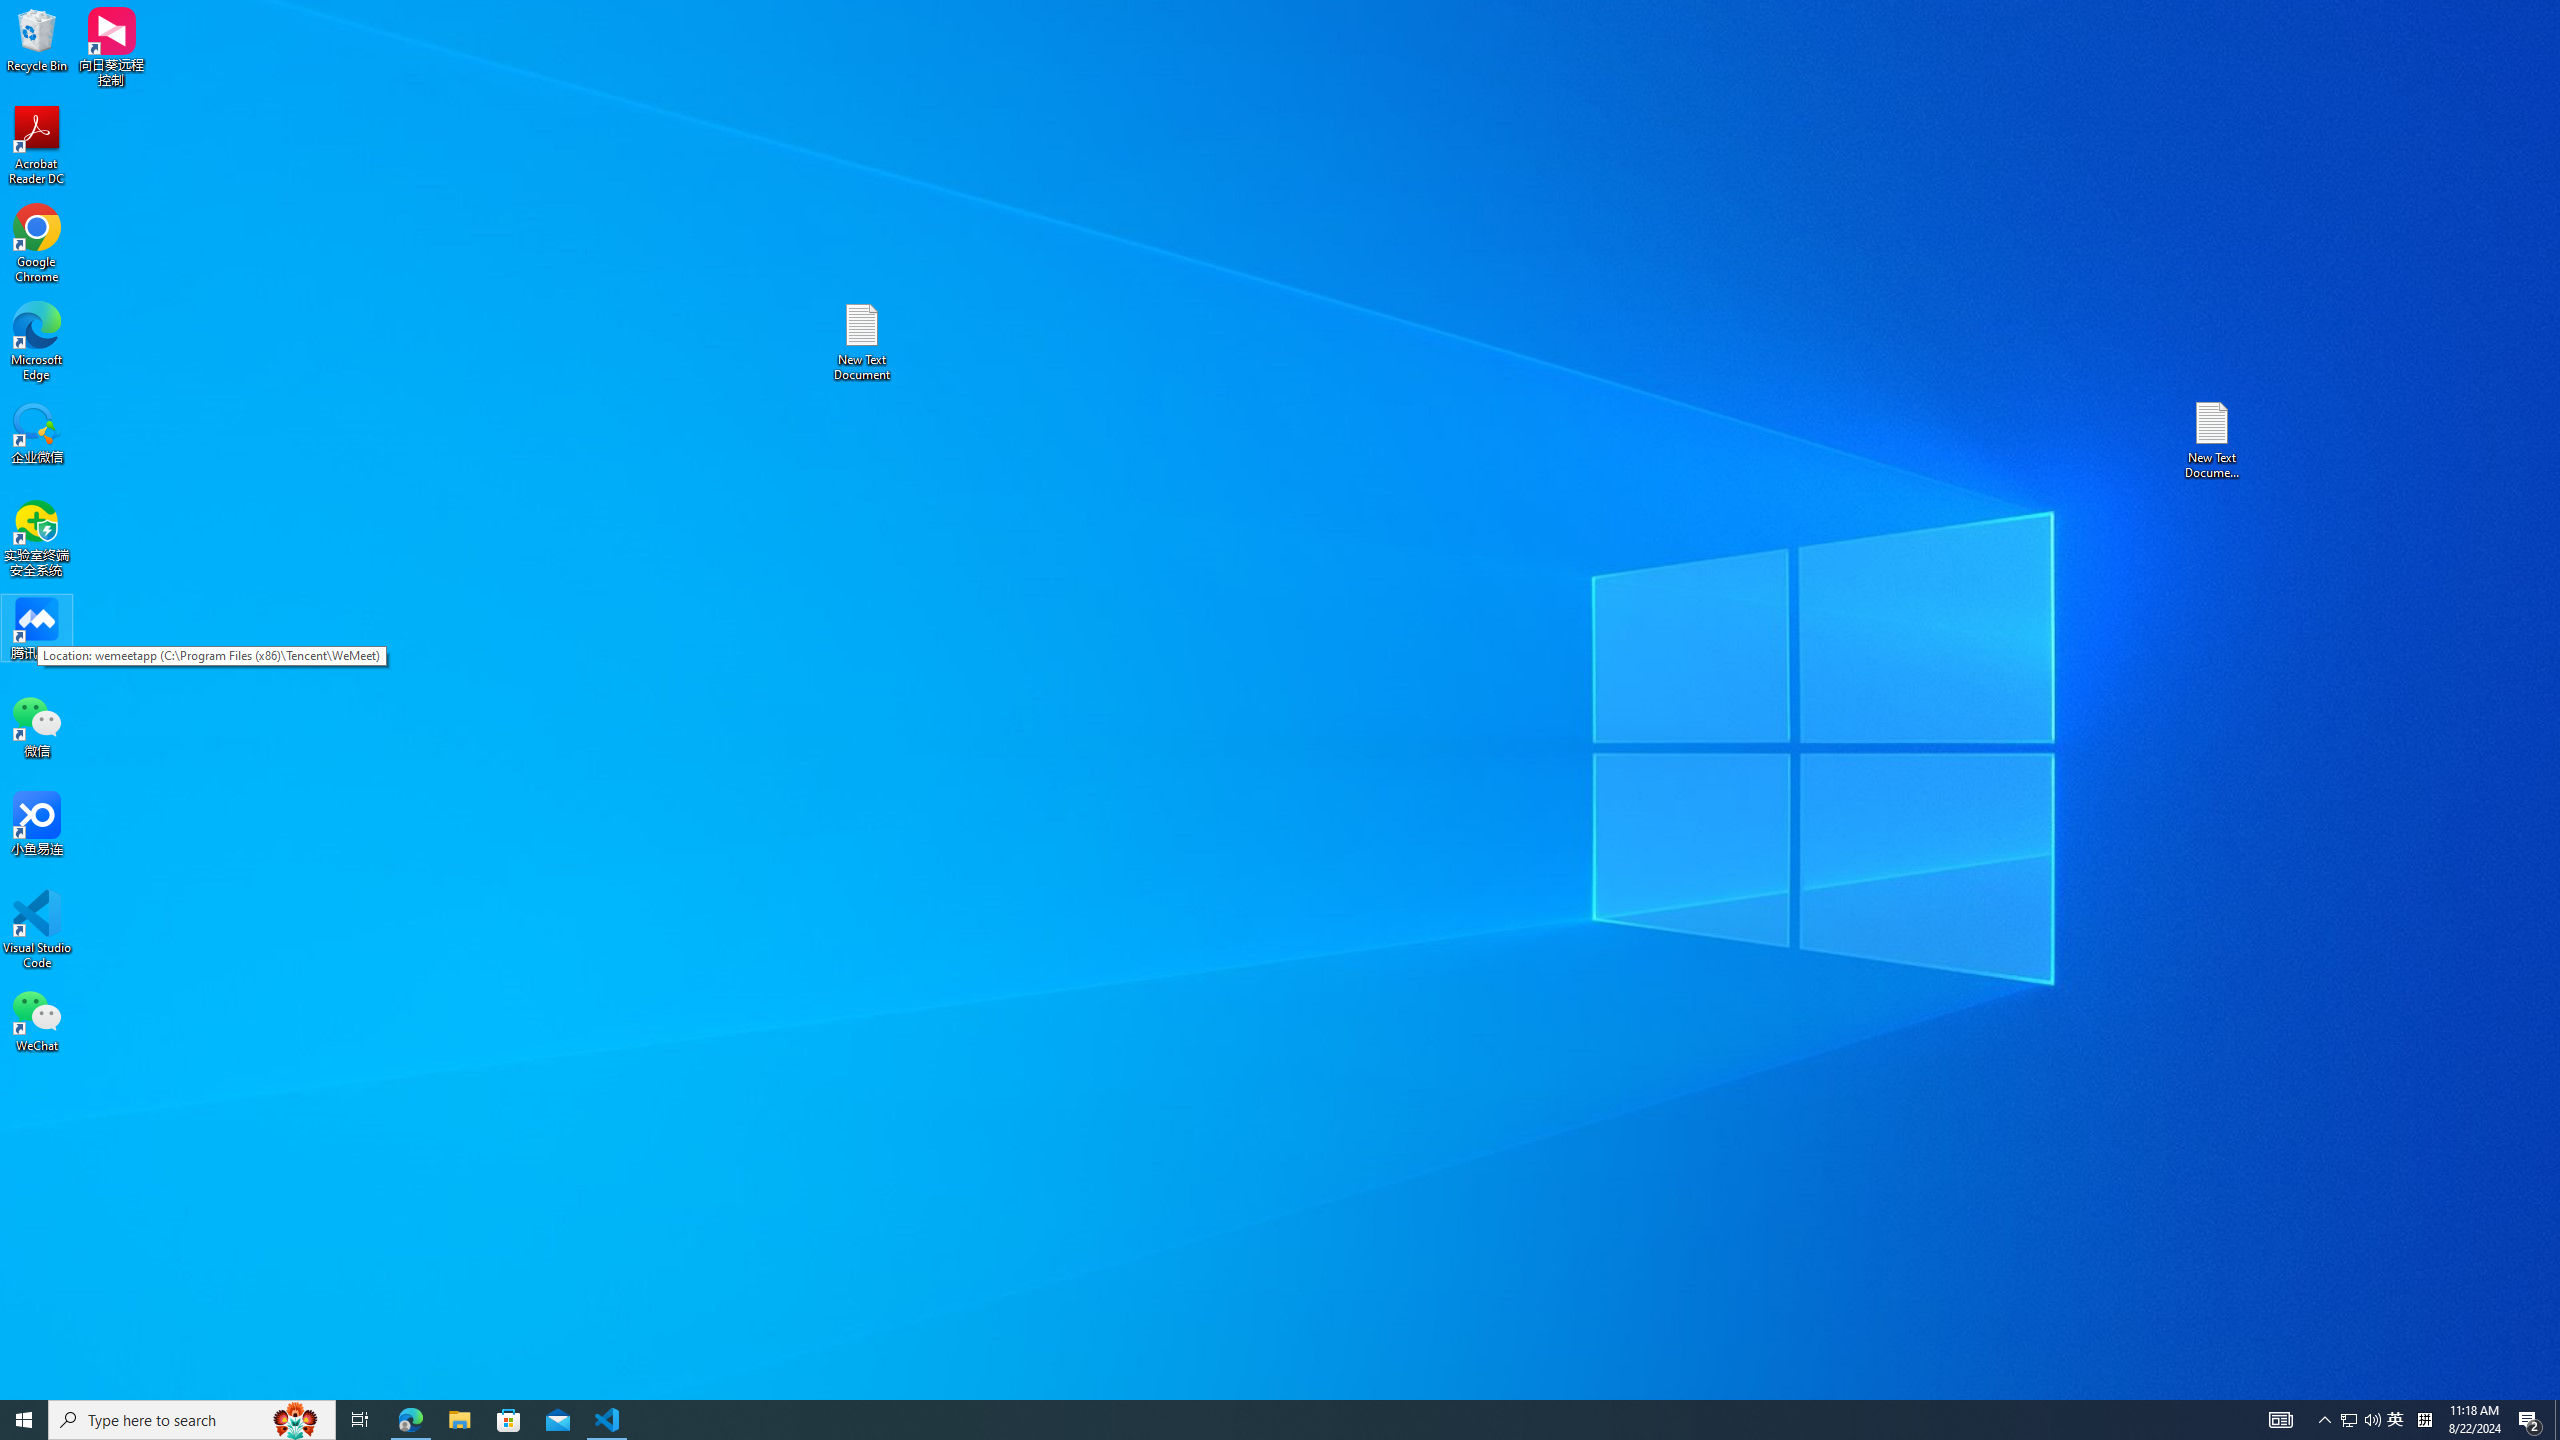 Image resolution: width=2560 pixels, height=1440 pixels. What do you see at coordinates (509, 1418) in the screenshot?
I see `'Microsoft Store'` at bounding box center [509, 1418].